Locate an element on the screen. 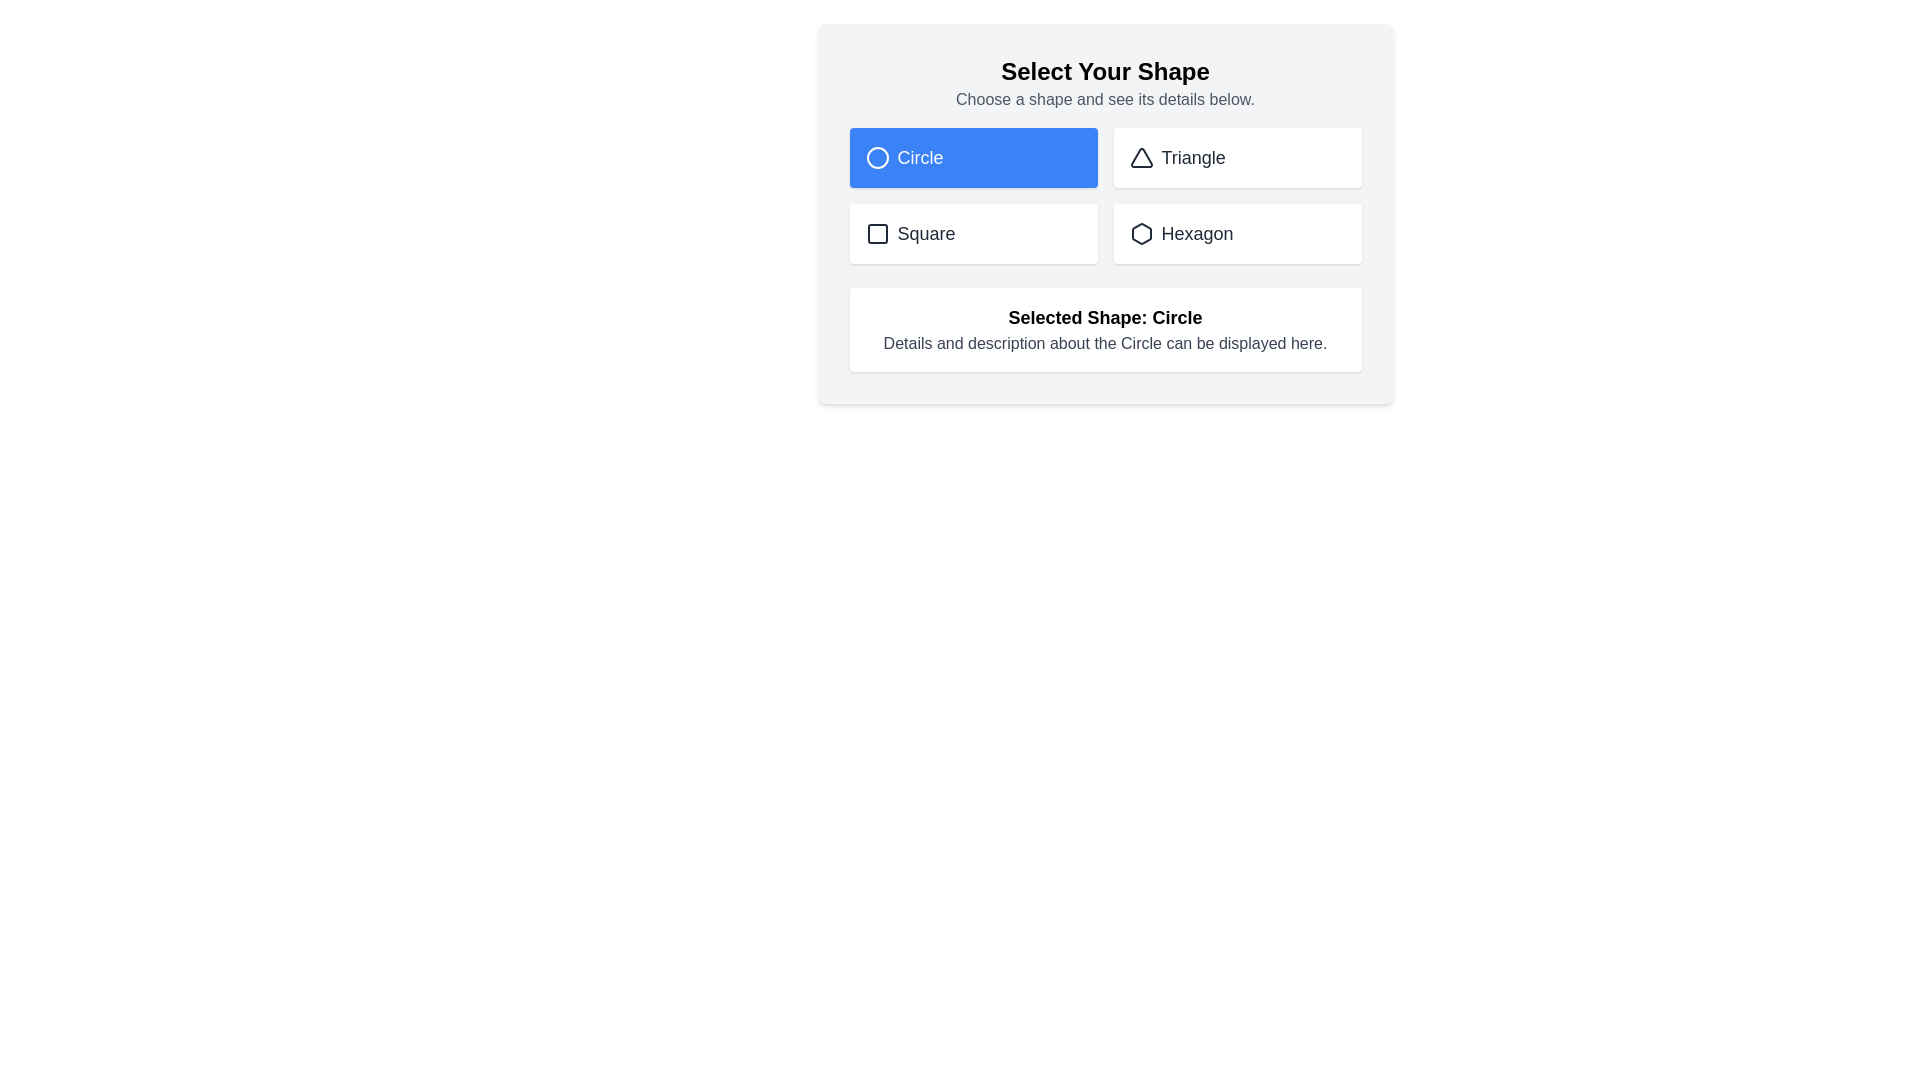  the text label displaying 'Selected Shape: Circle', which is styled in bold and positioned centrally at the bottom of the shape selection grid is located at coordinates (1104, 316).